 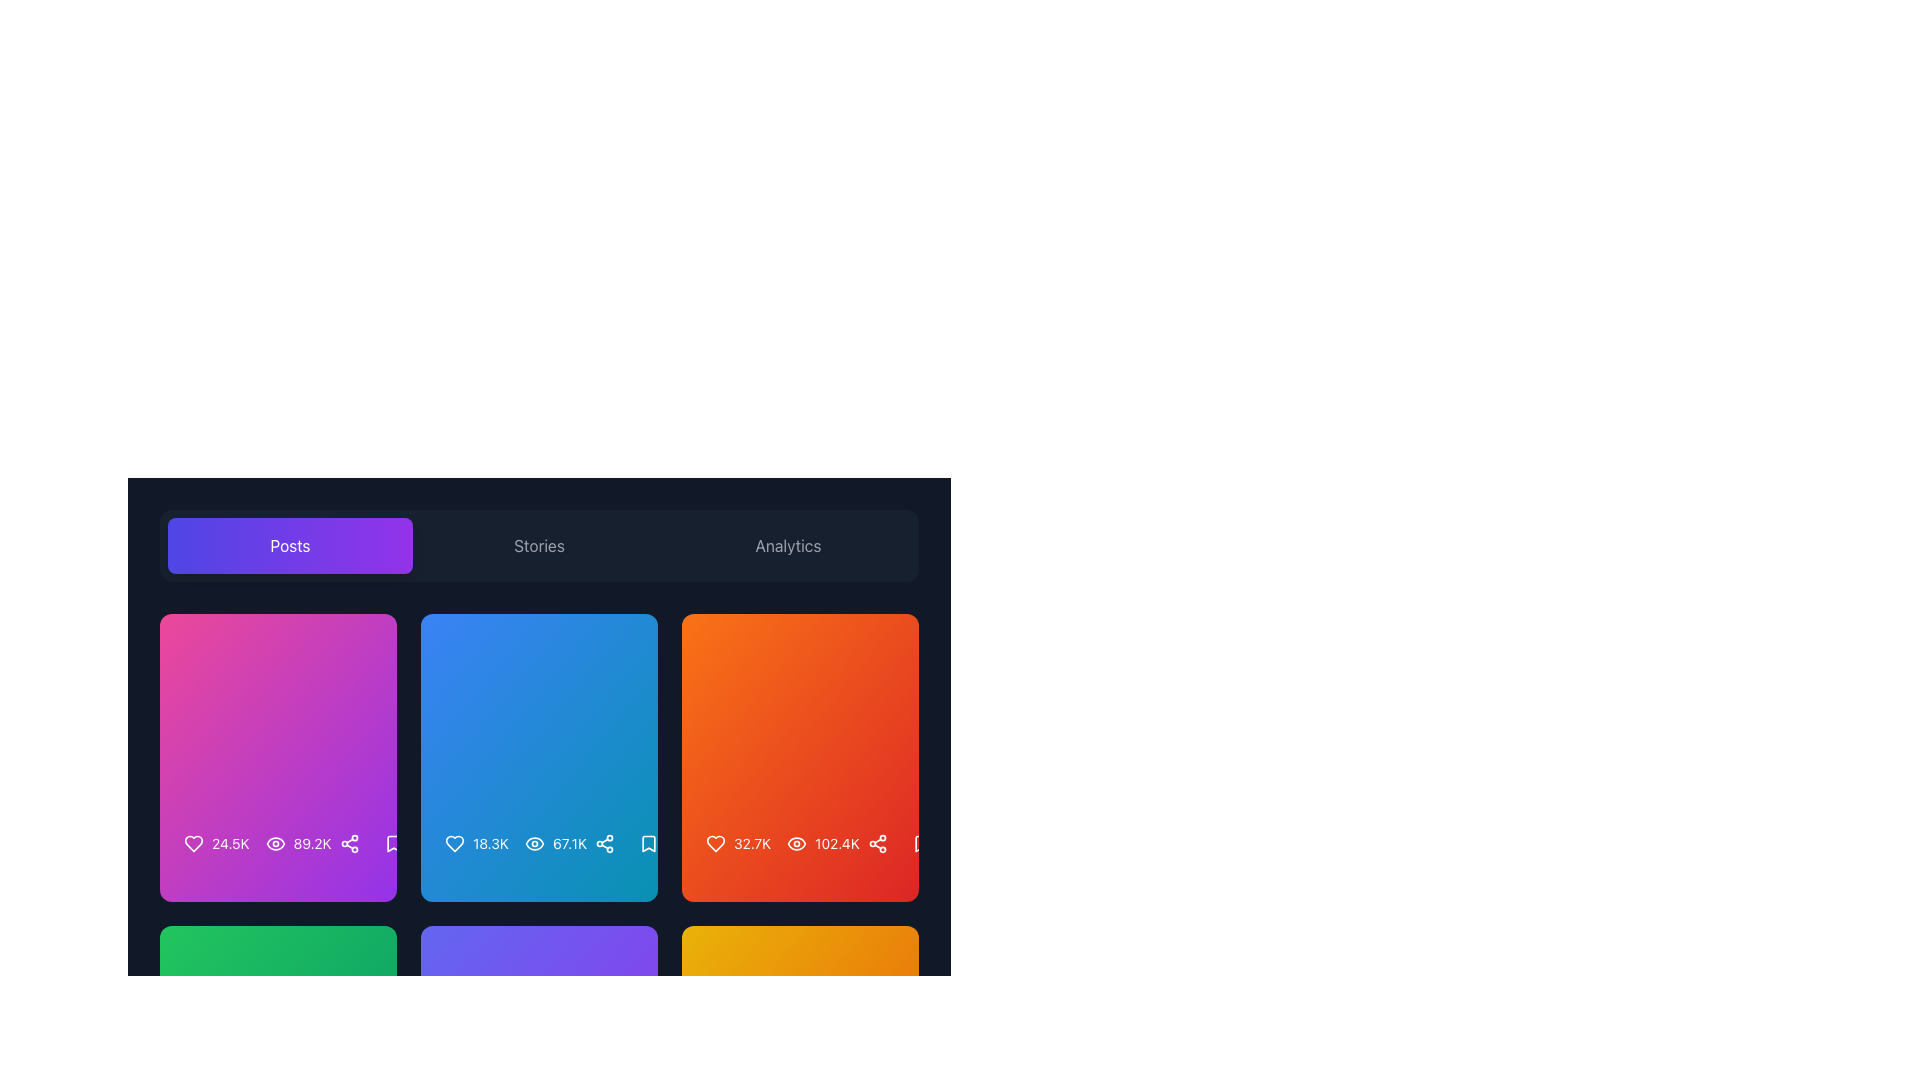 What do you see at coordinates (715, 844) in the screenshot?
I see `the heart-shaped icon with a white outline, which represents the 'like' or 'favorite' function` at bounding box center [715, 844].